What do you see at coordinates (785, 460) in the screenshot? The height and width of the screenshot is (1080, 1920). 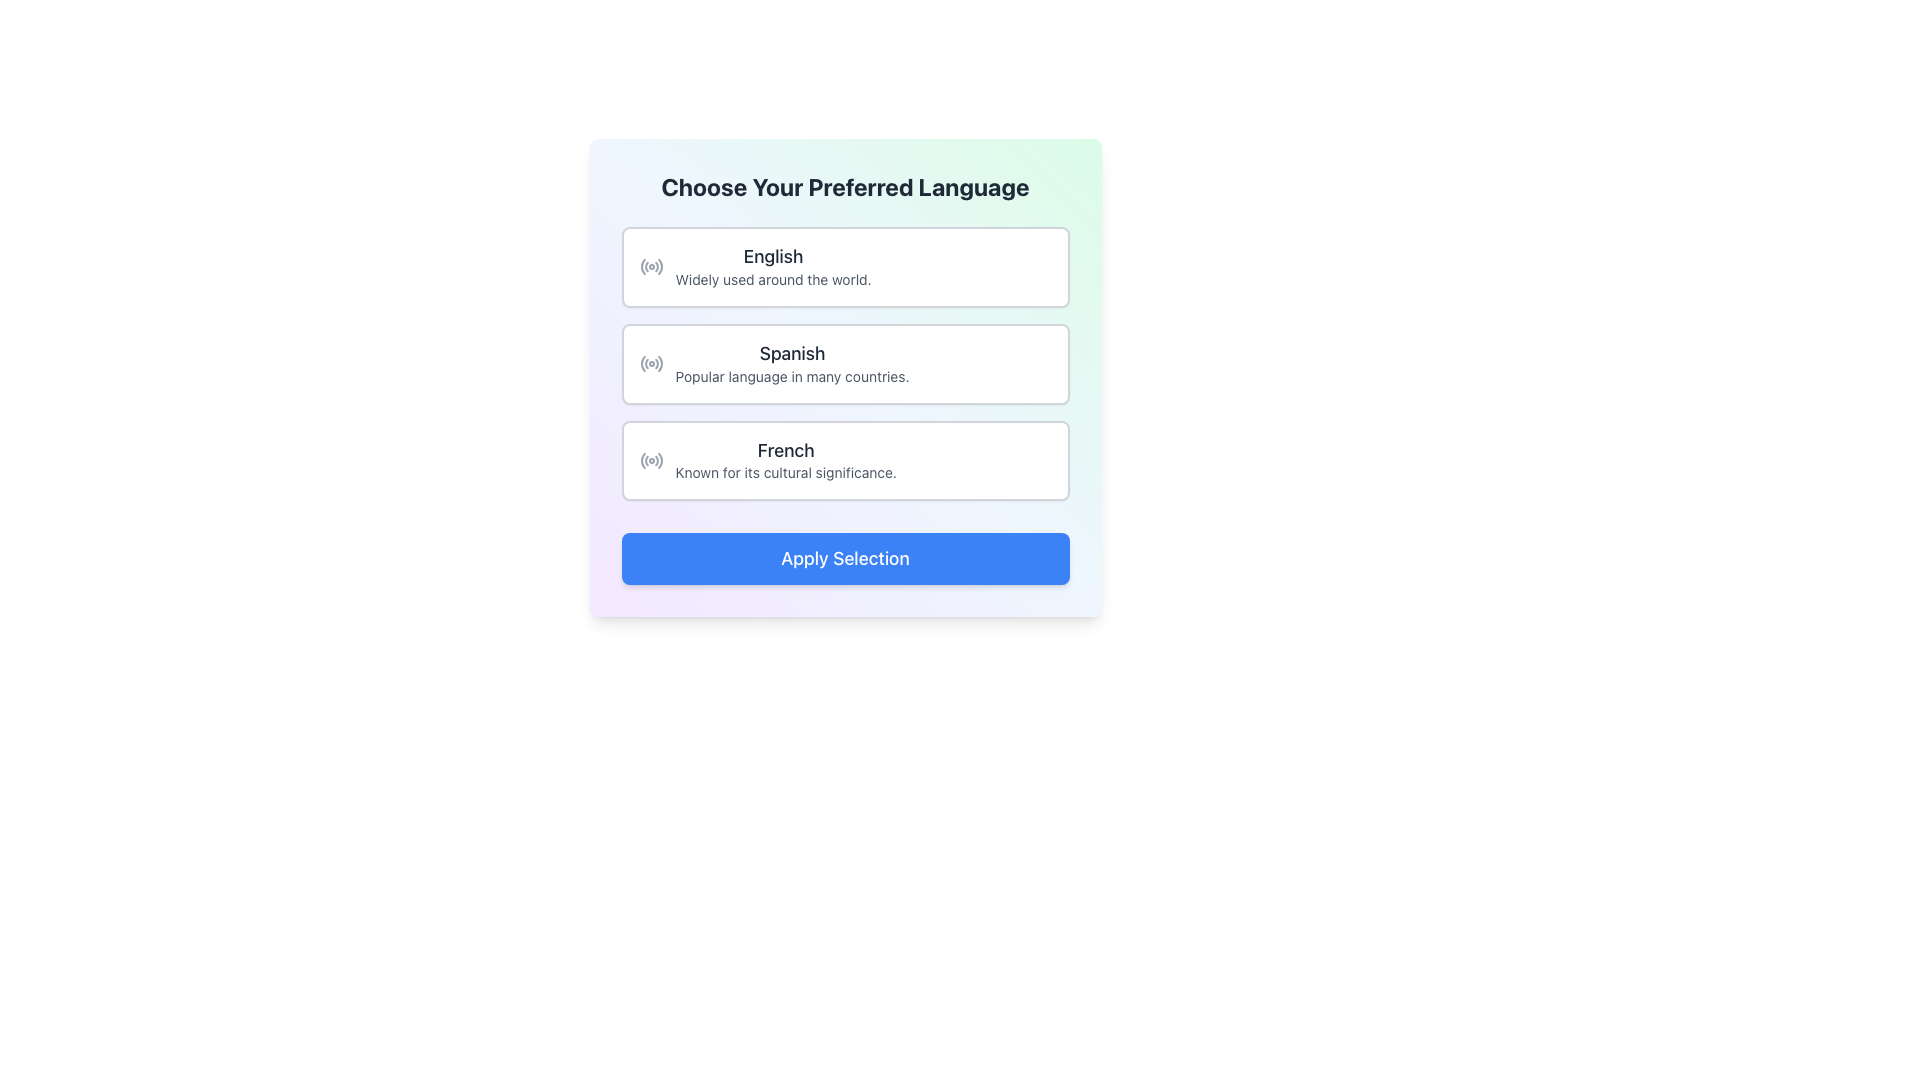 I see `the third interactive card labeled 'French'` at bounding box center [785, 460].